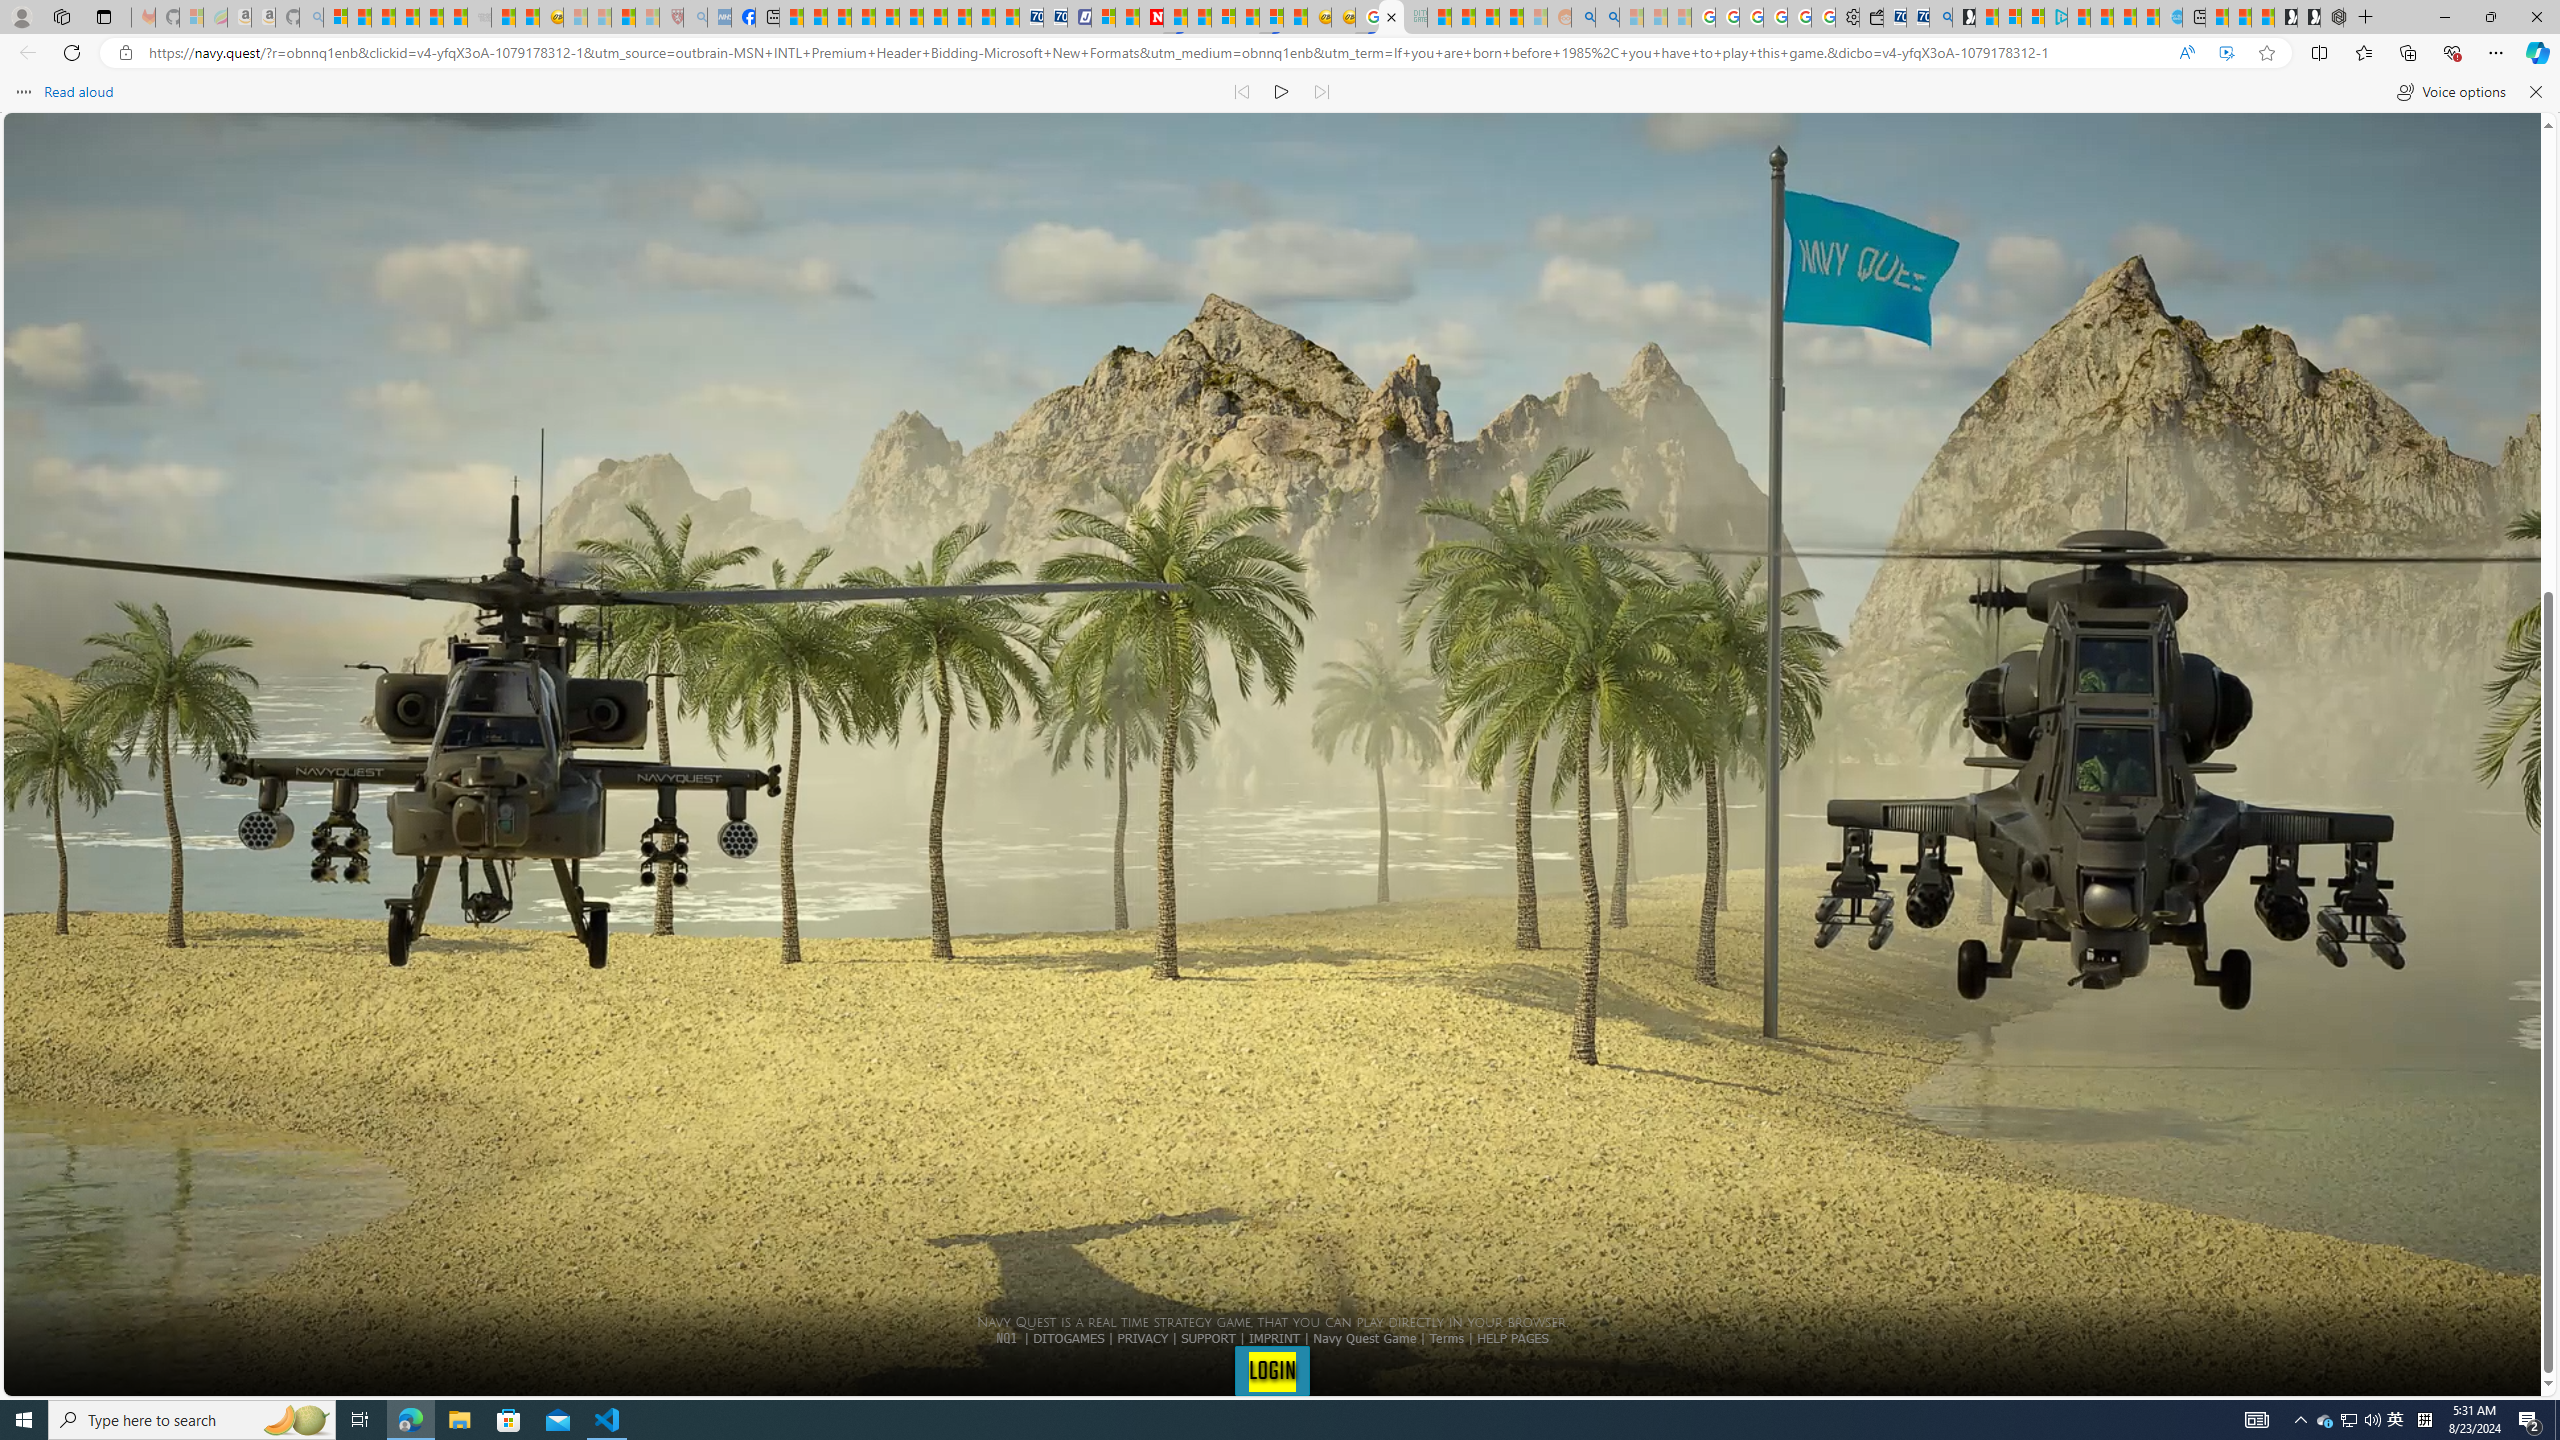  I want to click on 'Cheap Car Rentals - Save70.com', so click(1916, 16).